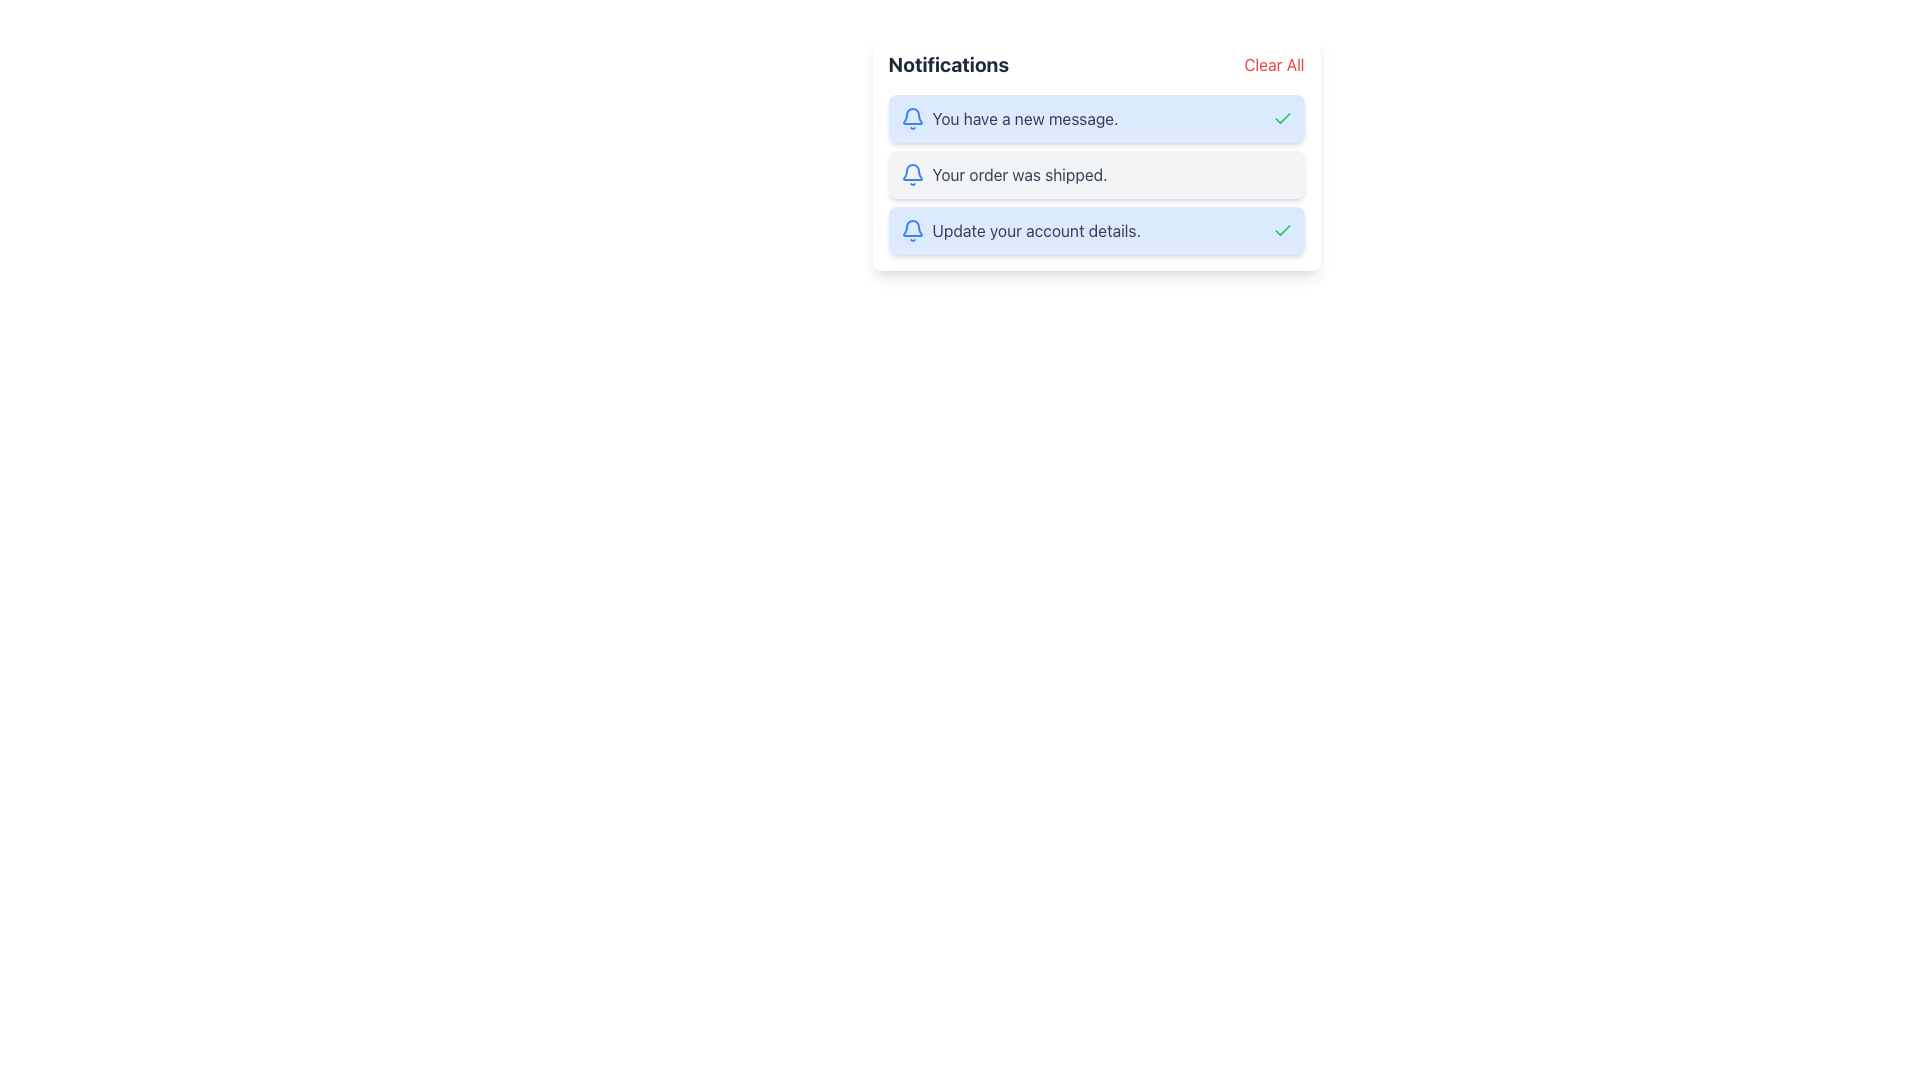  I want to click on the second notification item in the notification card to see details, so click(1095, 173).